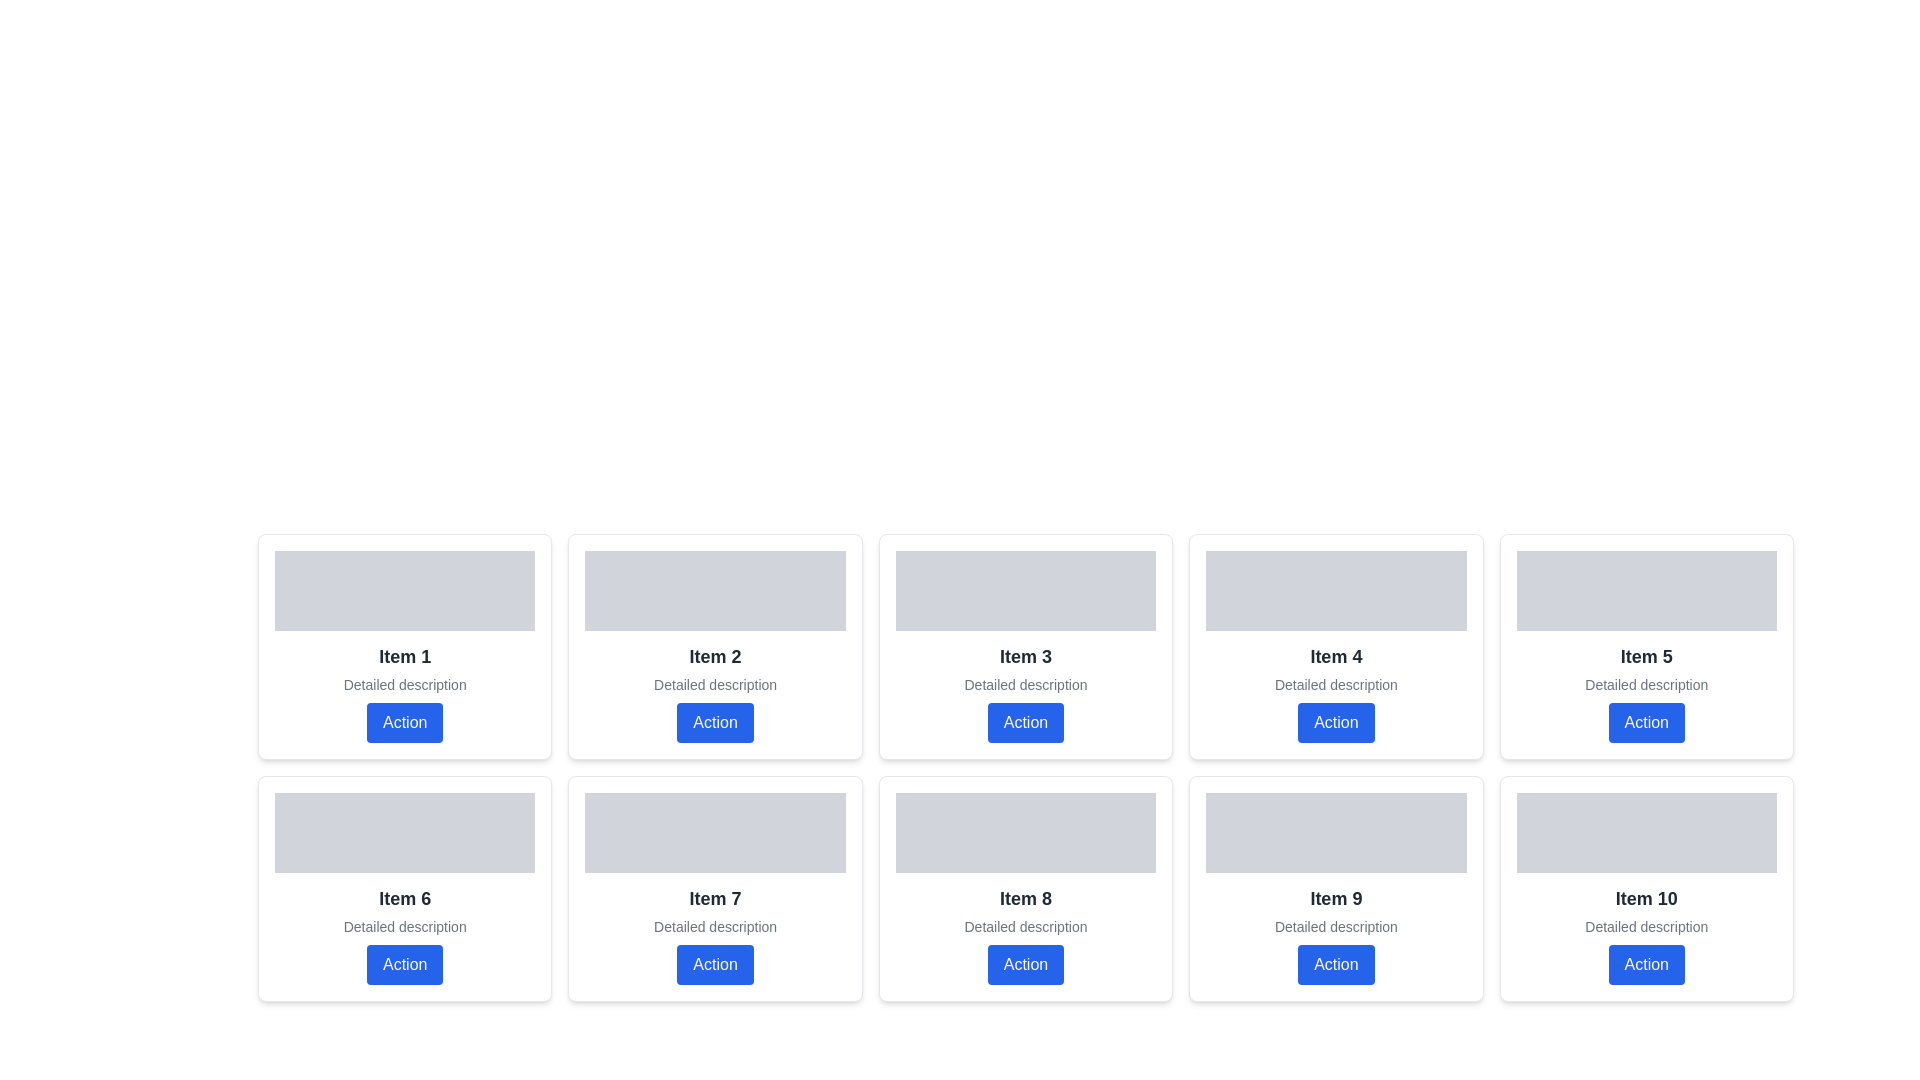  Describe the element at coordinates (404, 963) in the screenshot. I see `the button located at the bottom section of the card labeled 'Item 6' to observe the hover effect` at that location.